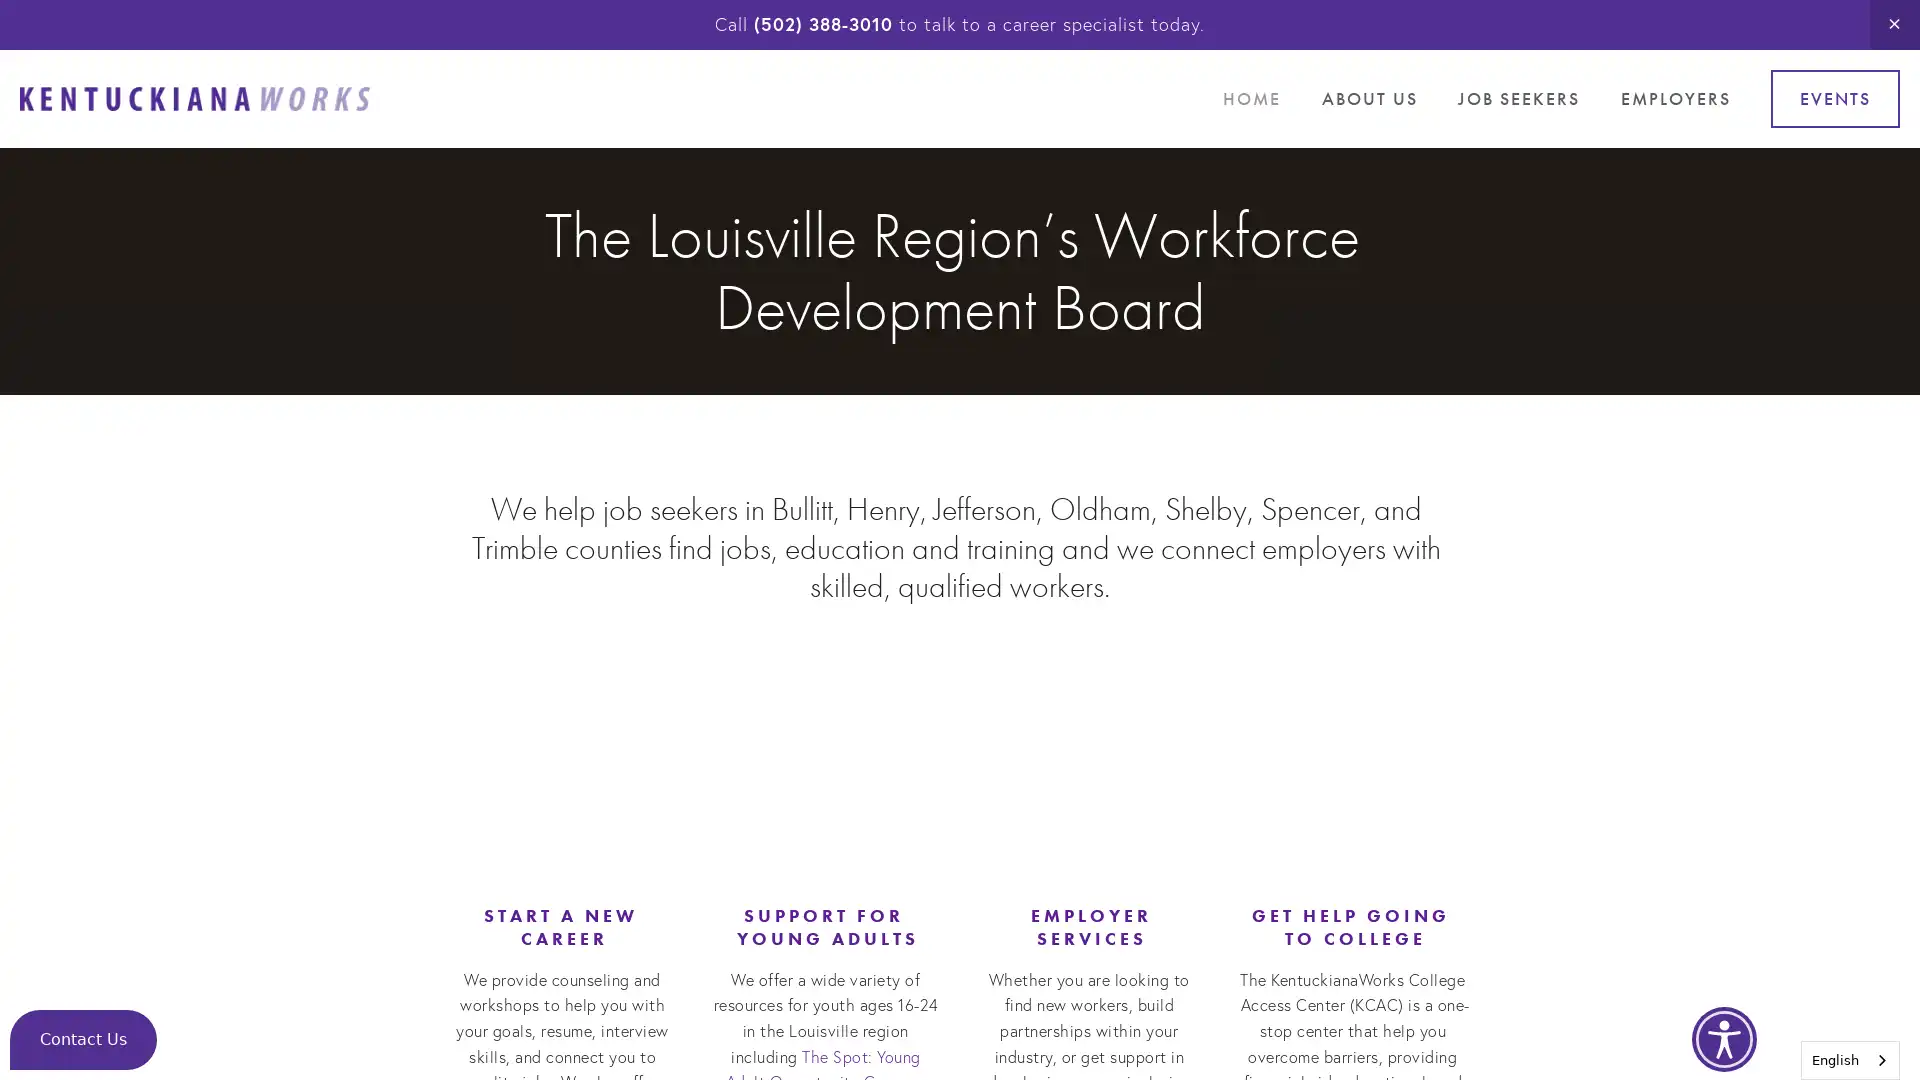 The height and width of the screenshot is (1080, 1920). I want to click on Accessibility Menu, so click(1723, 1038).